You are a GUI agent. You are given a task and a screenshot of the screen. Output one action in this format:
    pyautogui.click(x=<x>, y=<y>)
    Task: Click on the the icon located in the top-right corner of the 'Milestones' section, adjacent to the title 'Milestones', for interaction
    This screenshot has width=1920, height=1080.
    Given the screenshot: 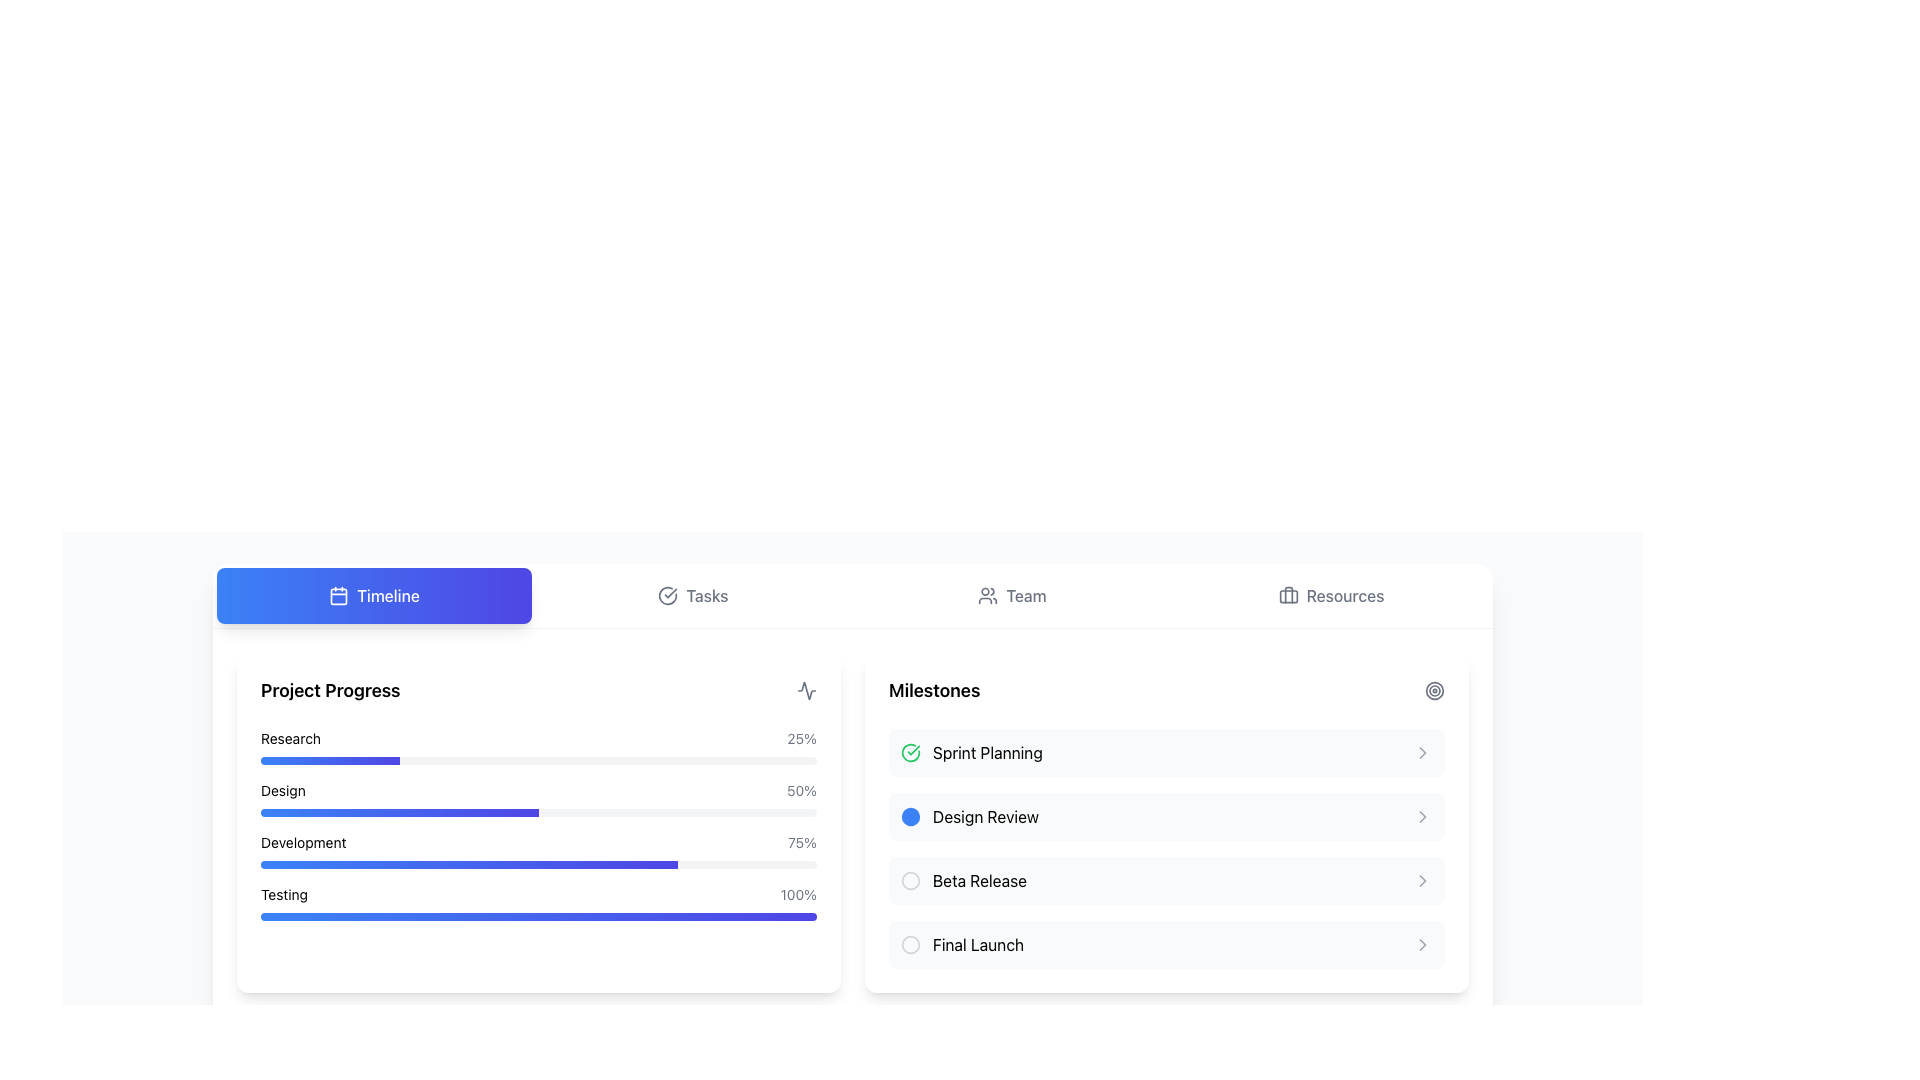 What is the action you would take?
    pyautogui.click(x=1434, y=689)
    